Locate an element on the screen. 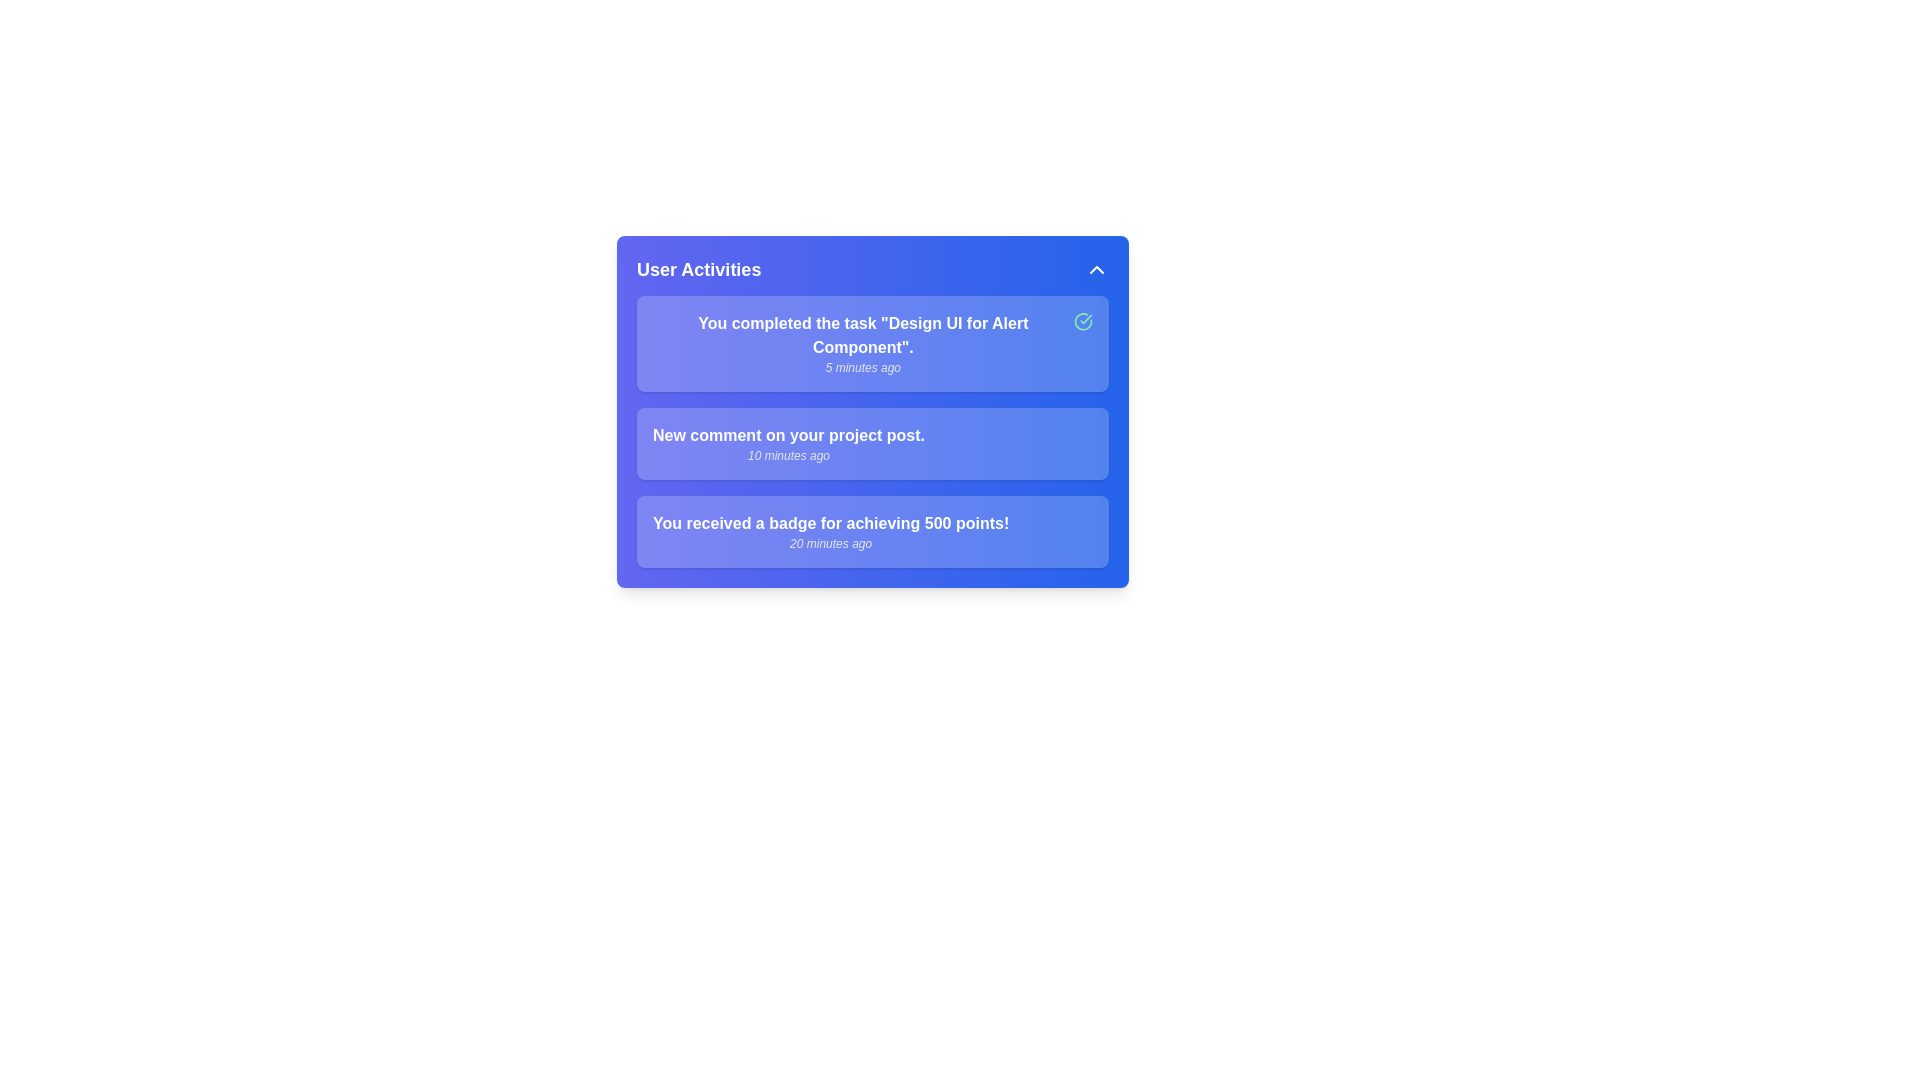  the second informational card within the 'User Activities' section, which is styled with a gradient background and contains a title and timestamp is located at coordinates (873, 431).